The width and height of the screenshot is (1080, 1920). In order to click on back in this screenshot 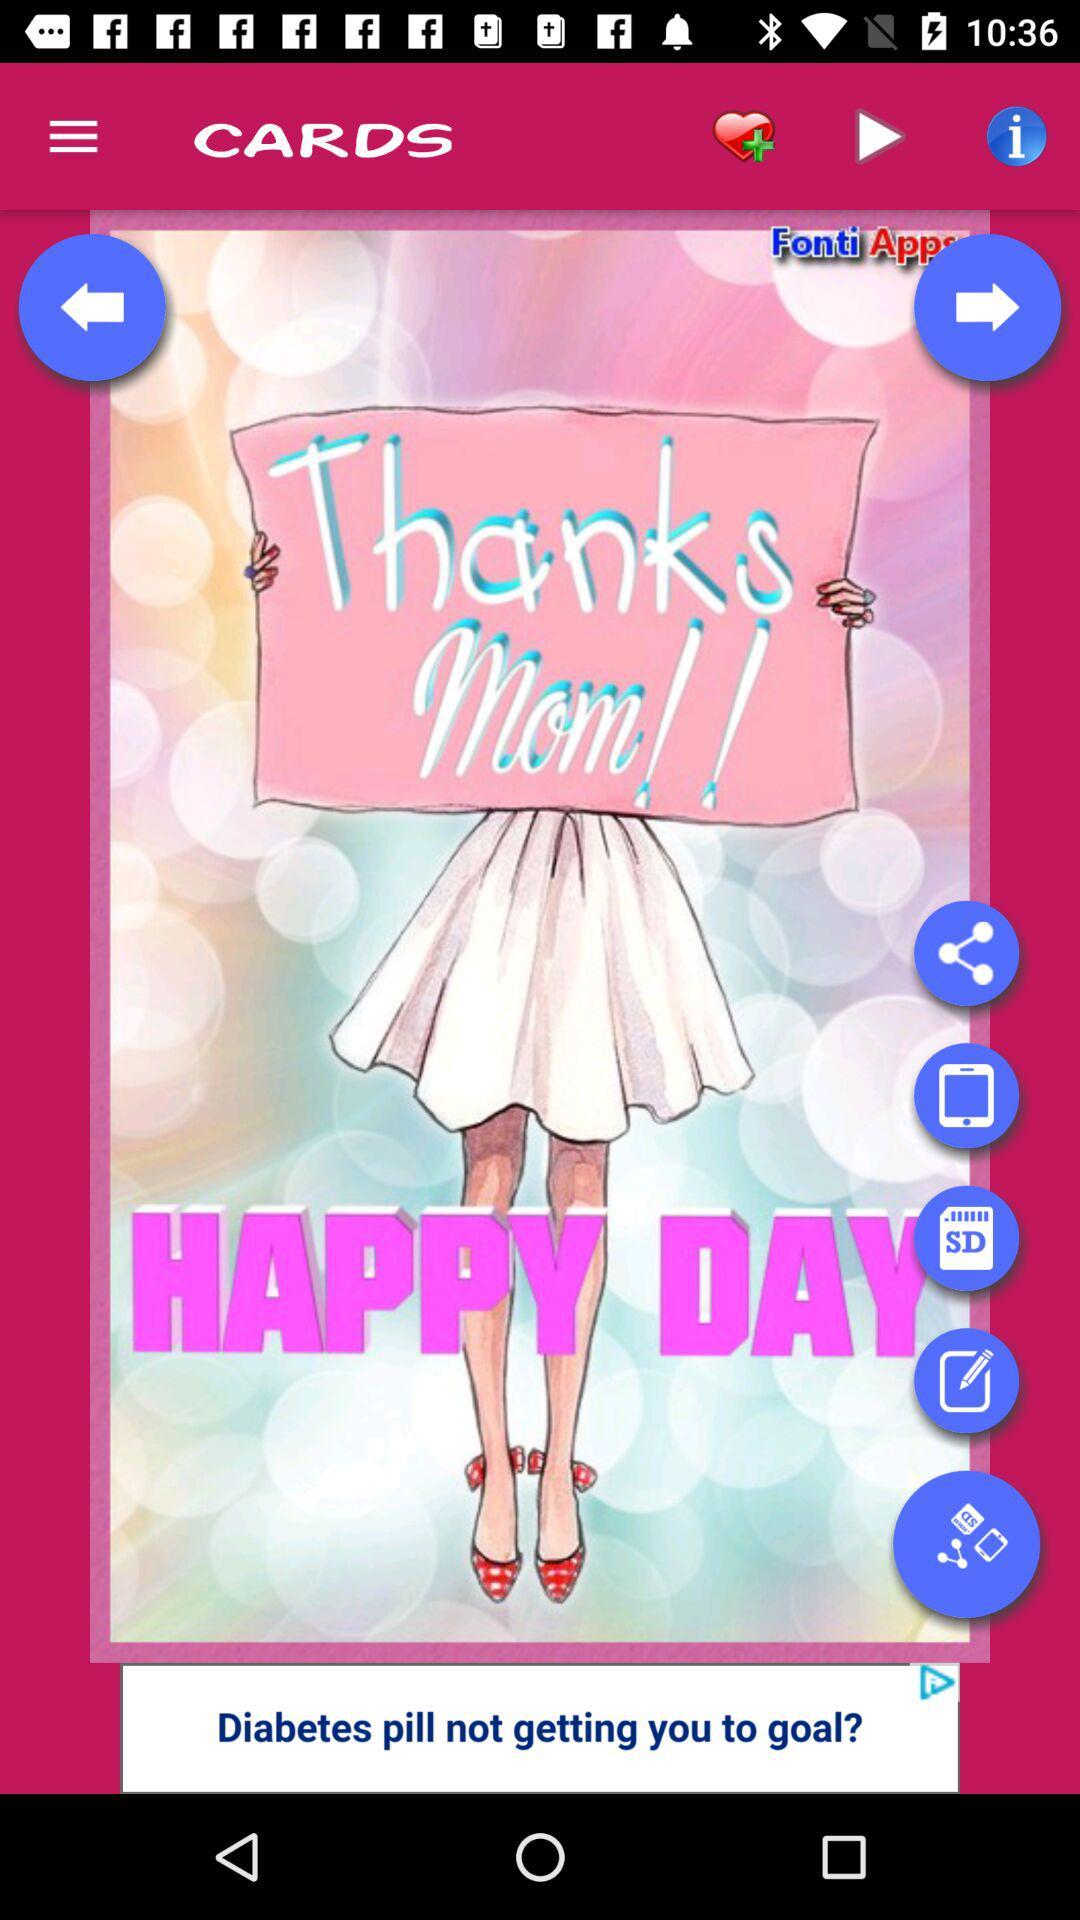, I will do `click(92, 306)`.